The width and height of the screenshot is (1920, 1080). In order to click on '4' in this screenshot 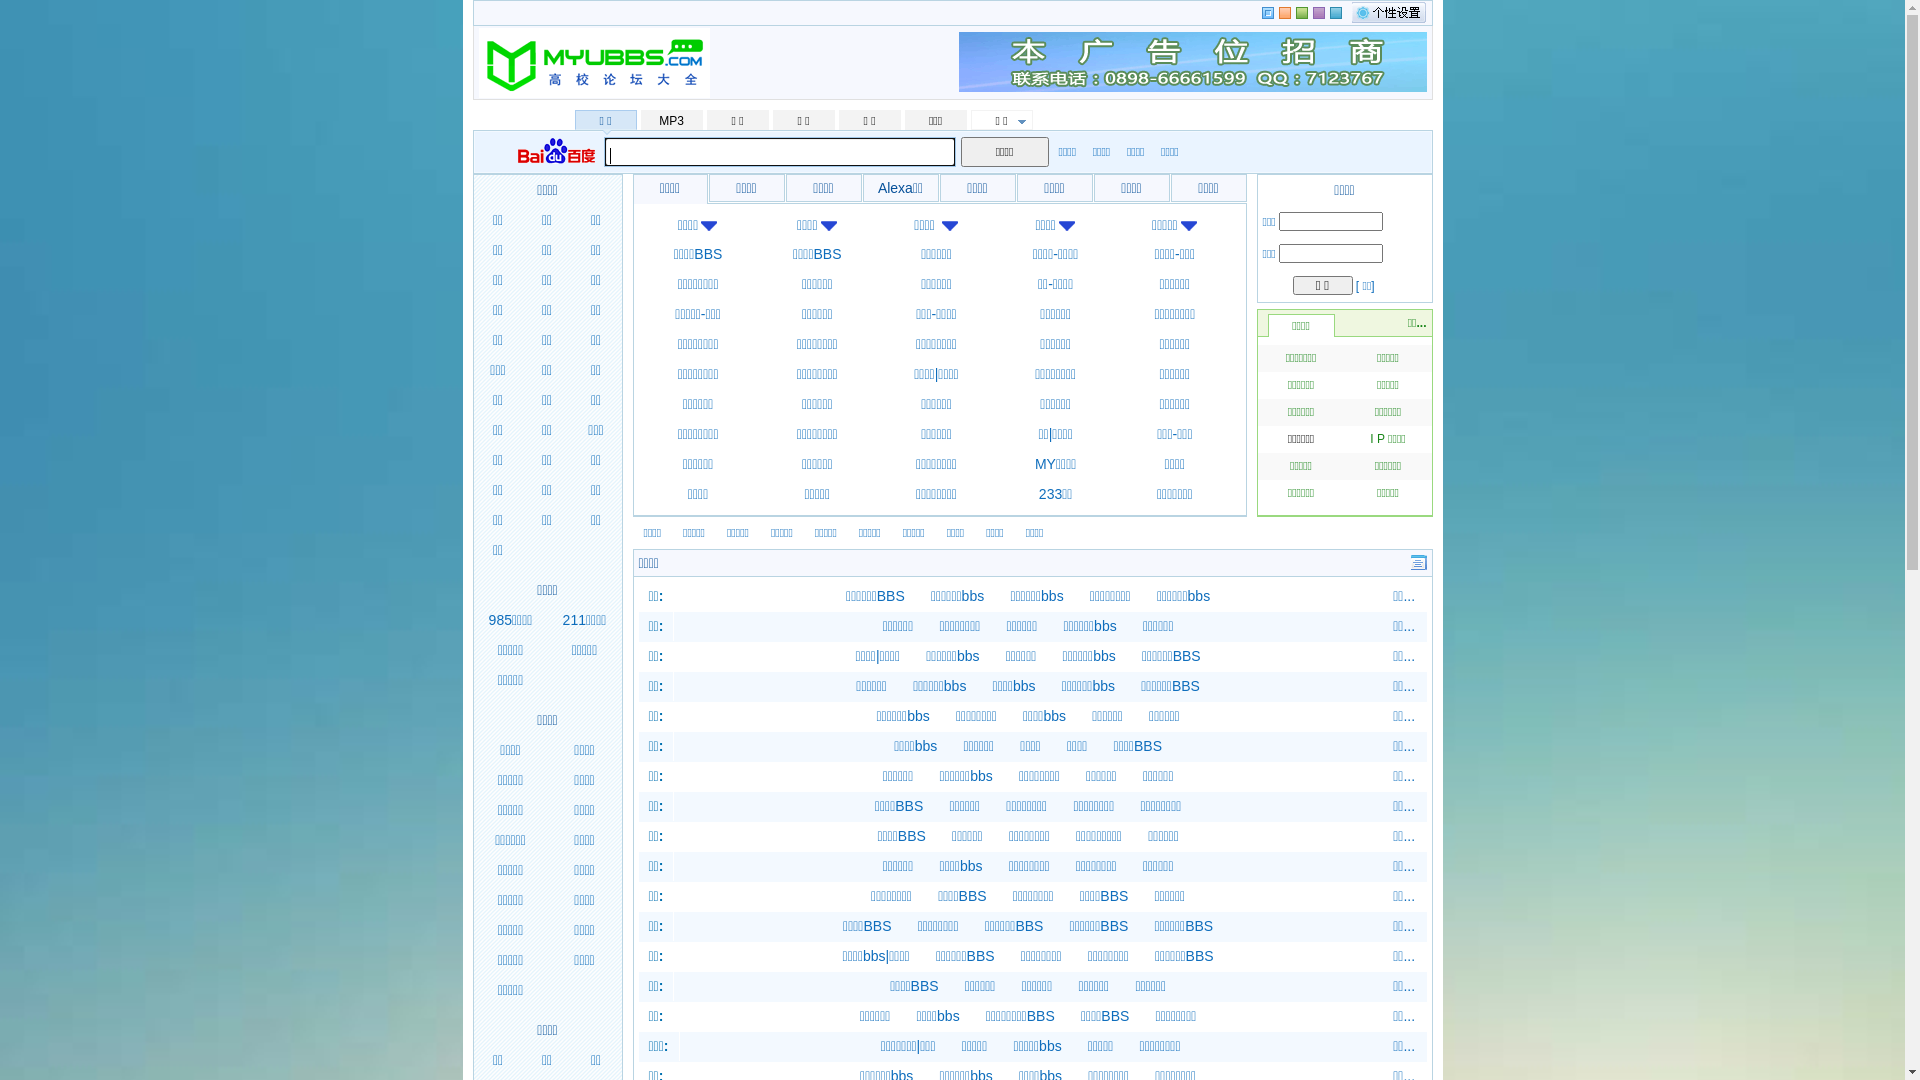, I will do `click(1335, 12)`.